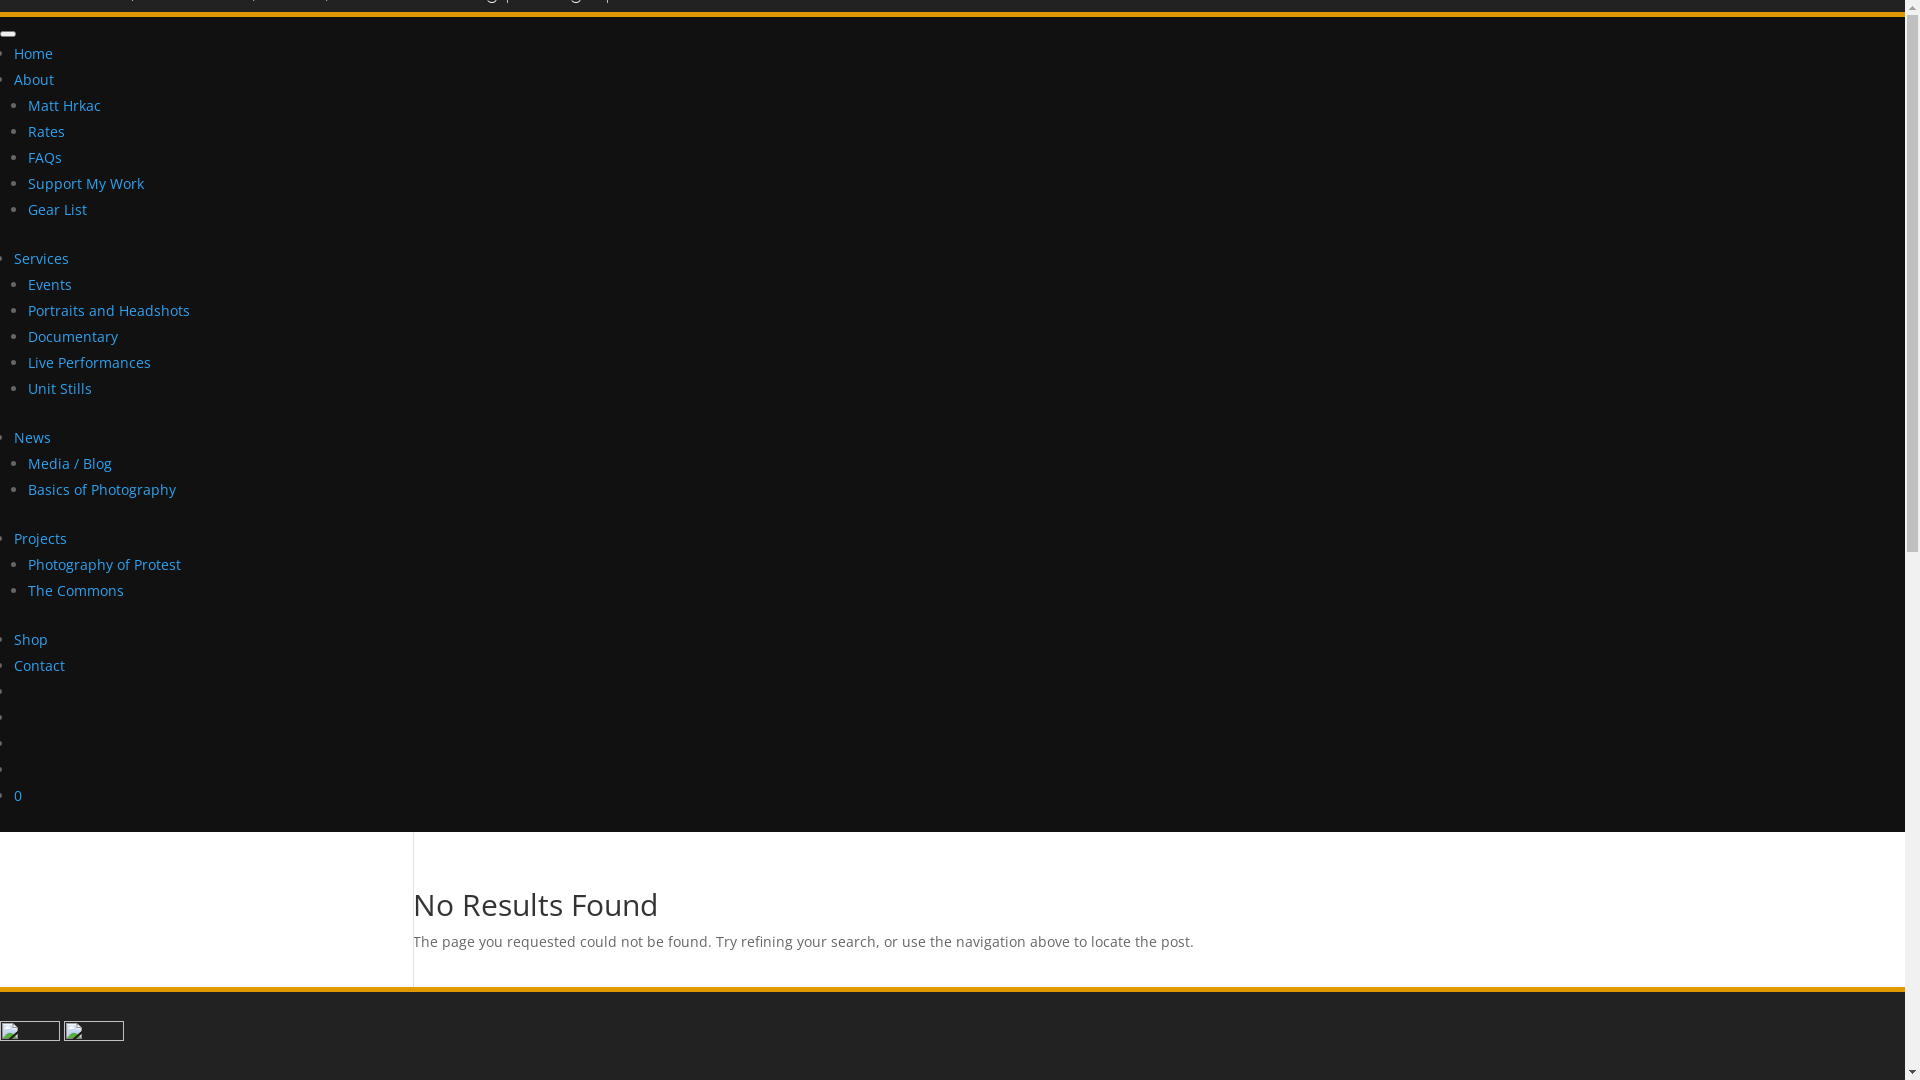  What do you see at coordinates (46, 131) in the screenshot?
I see `'Rates'` at bounding box center [46, 131].